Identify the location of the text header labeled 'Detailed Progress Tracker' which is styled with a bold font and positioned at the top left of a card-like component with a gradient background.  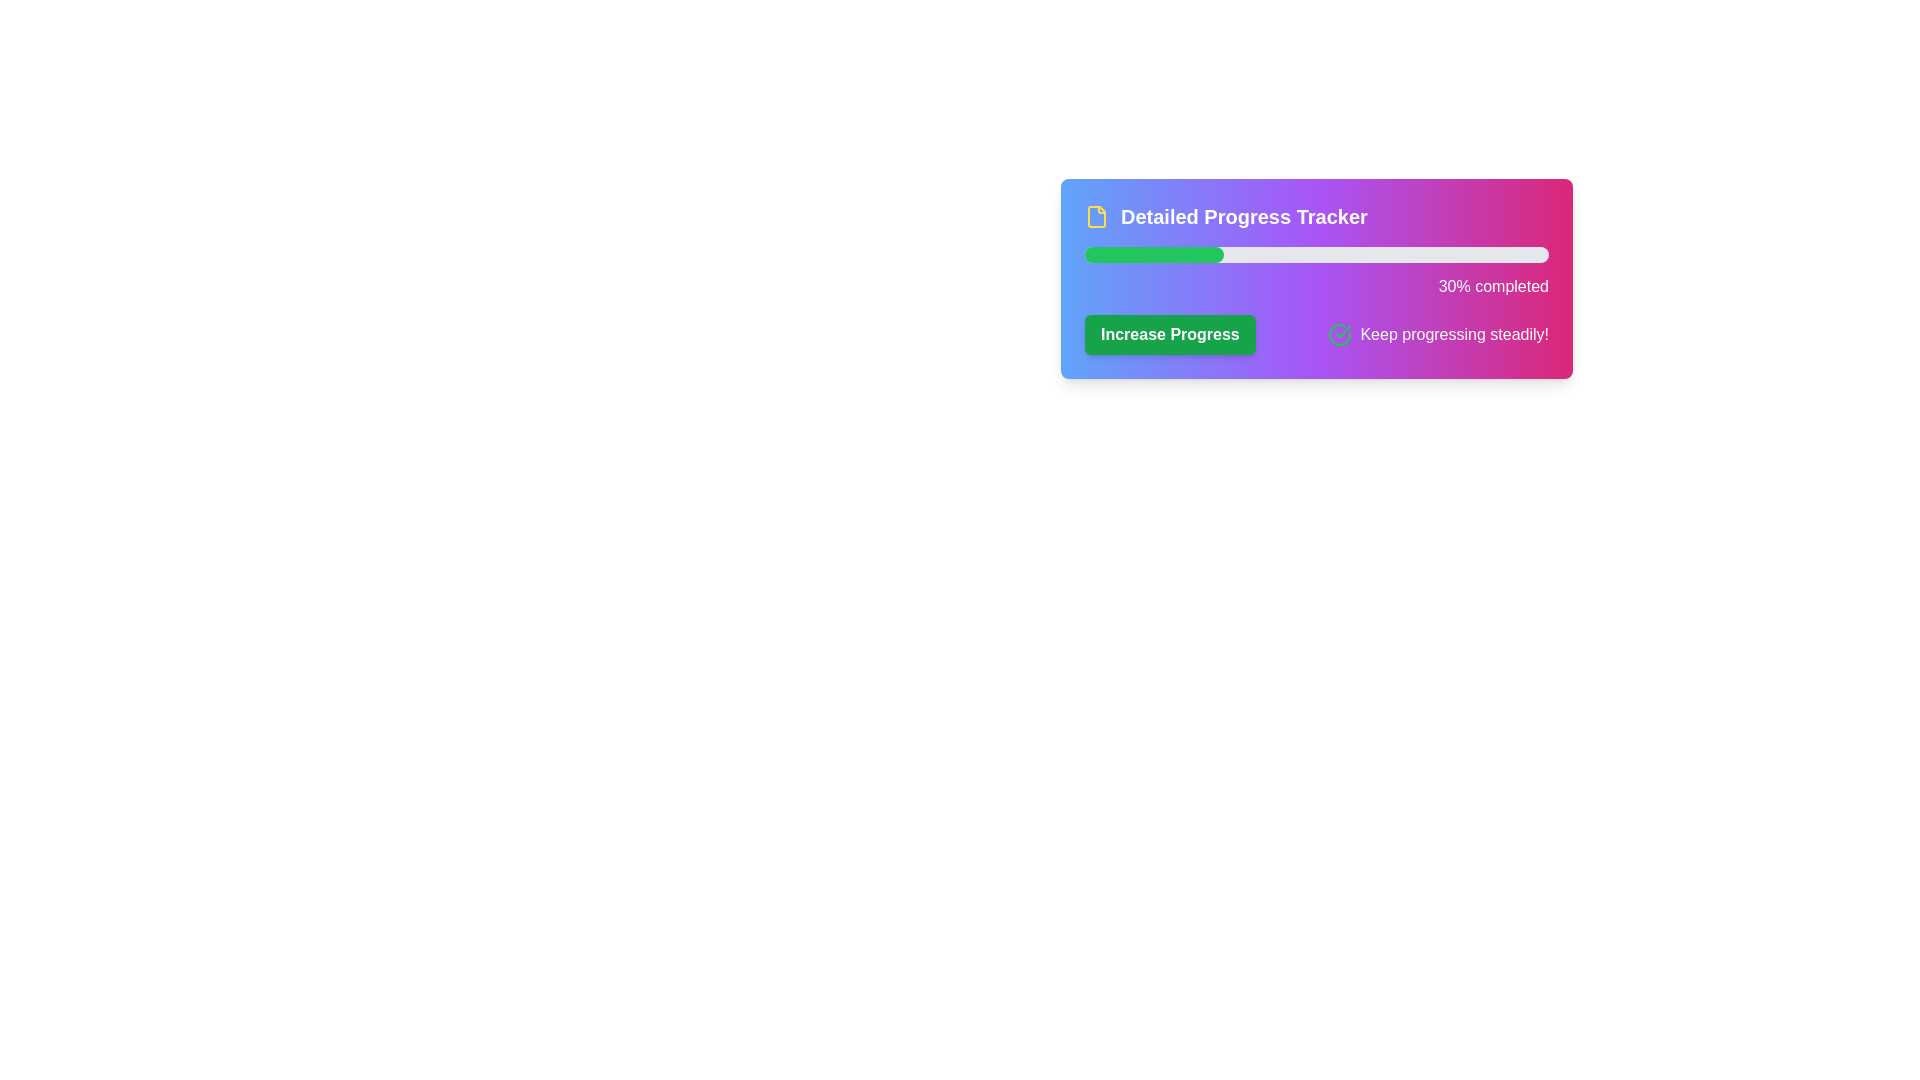
(1316, 216).